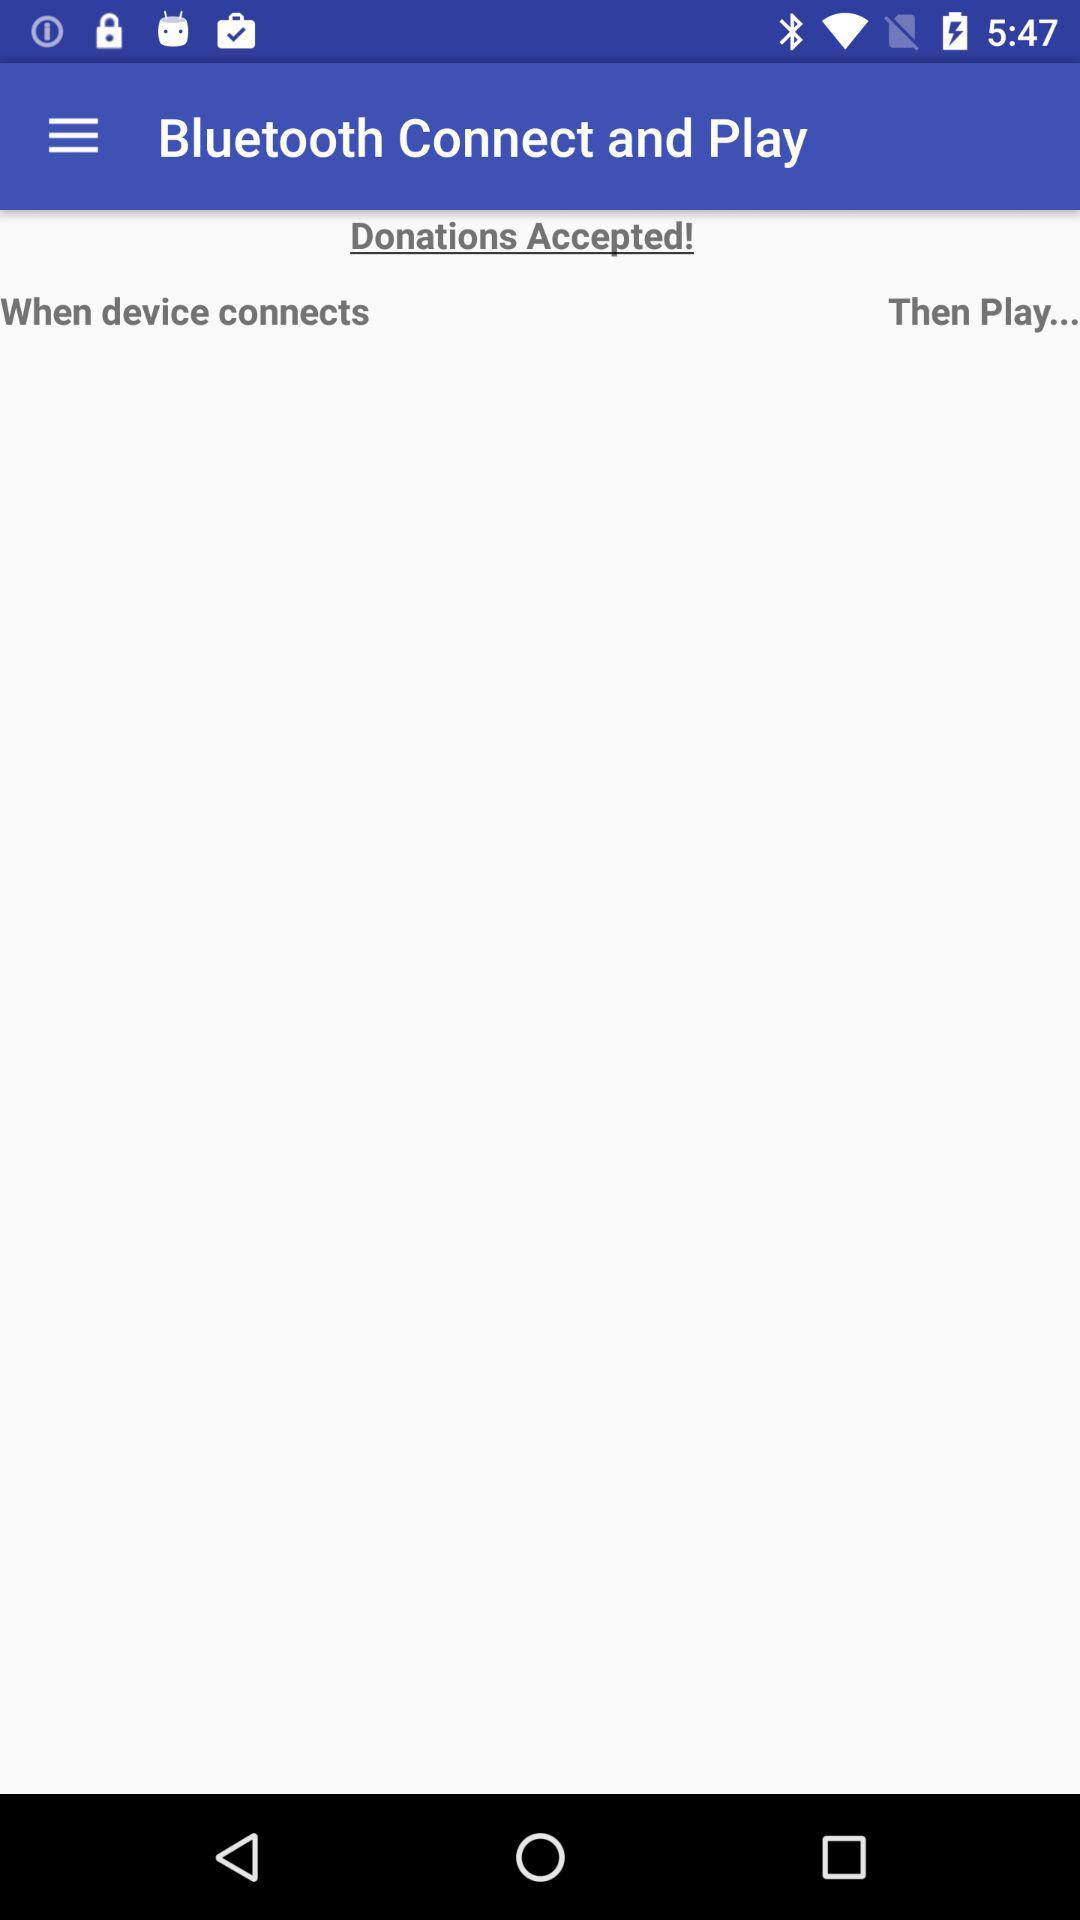 The image size is (1080, 1920). What do you see at coordinates (72, 135) in the screenshot?
I see `item next to the bluetooth connect and` at bounding box center [72, 135].